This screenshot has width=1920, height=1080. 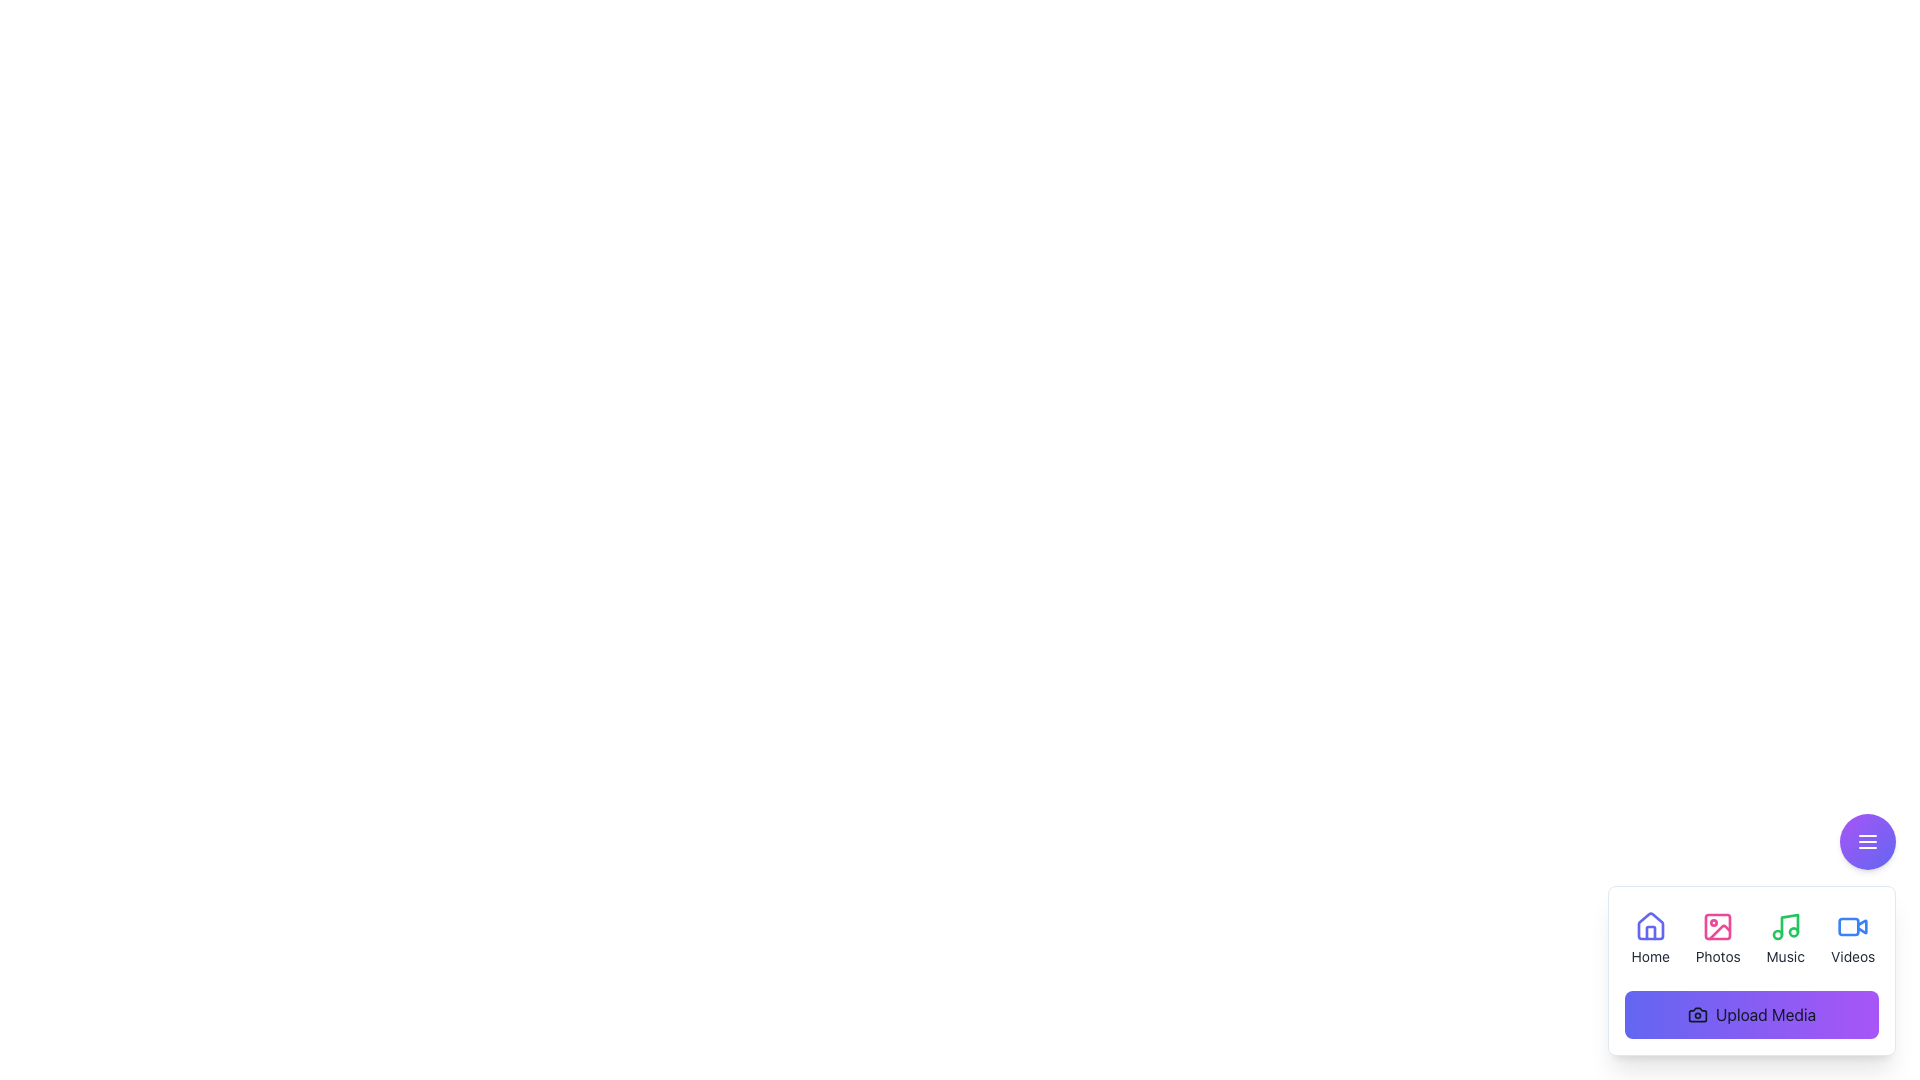 I want to click on the 'Photos' button with an image icon, which is styled with gray text that changes to pink when hovered, located in the second column of a four-column grid layout in the bottom-right corner of the interface, so click(x=1717, y=938).